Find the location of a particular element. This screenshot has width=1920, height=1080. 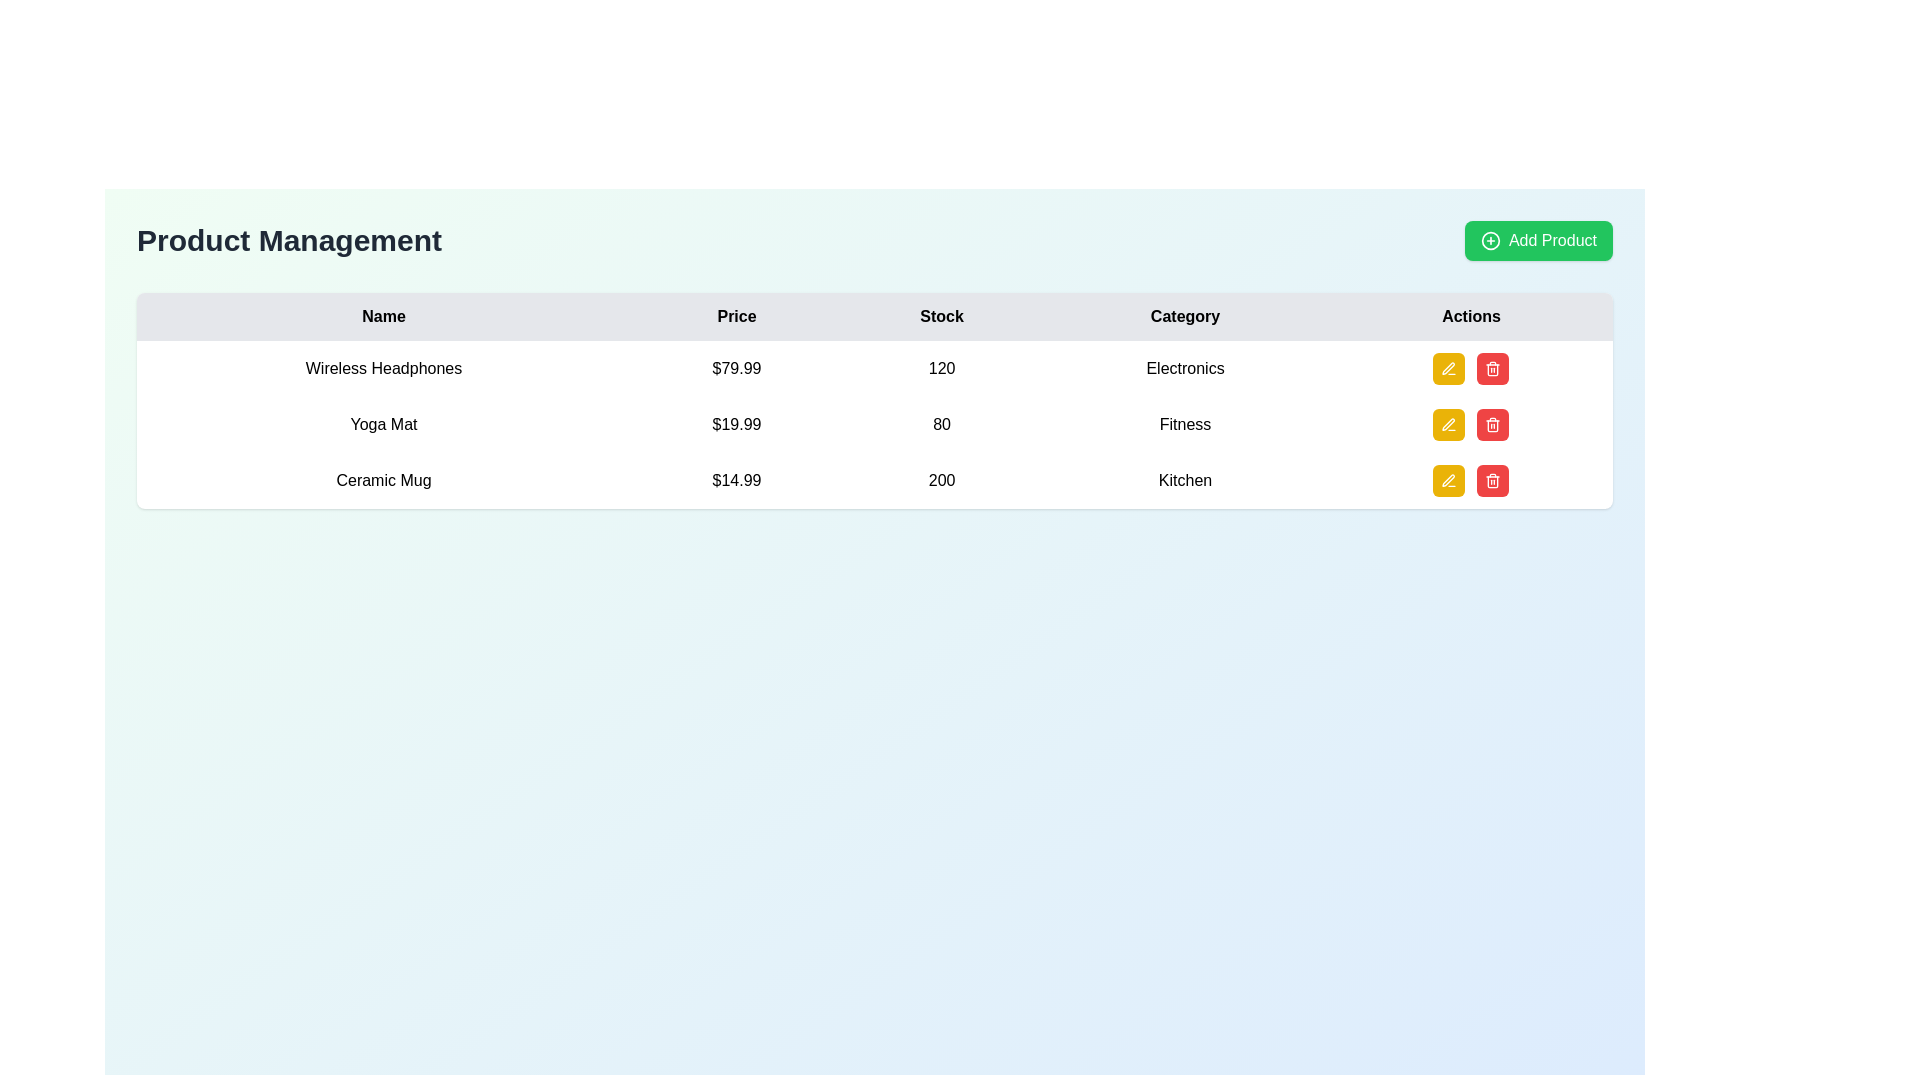

the Decorative element within the SVG graphic that visually contributes to the 'Delete' button's icon in the 'Actions' column of the table row is located at coordinates (1493, 482).